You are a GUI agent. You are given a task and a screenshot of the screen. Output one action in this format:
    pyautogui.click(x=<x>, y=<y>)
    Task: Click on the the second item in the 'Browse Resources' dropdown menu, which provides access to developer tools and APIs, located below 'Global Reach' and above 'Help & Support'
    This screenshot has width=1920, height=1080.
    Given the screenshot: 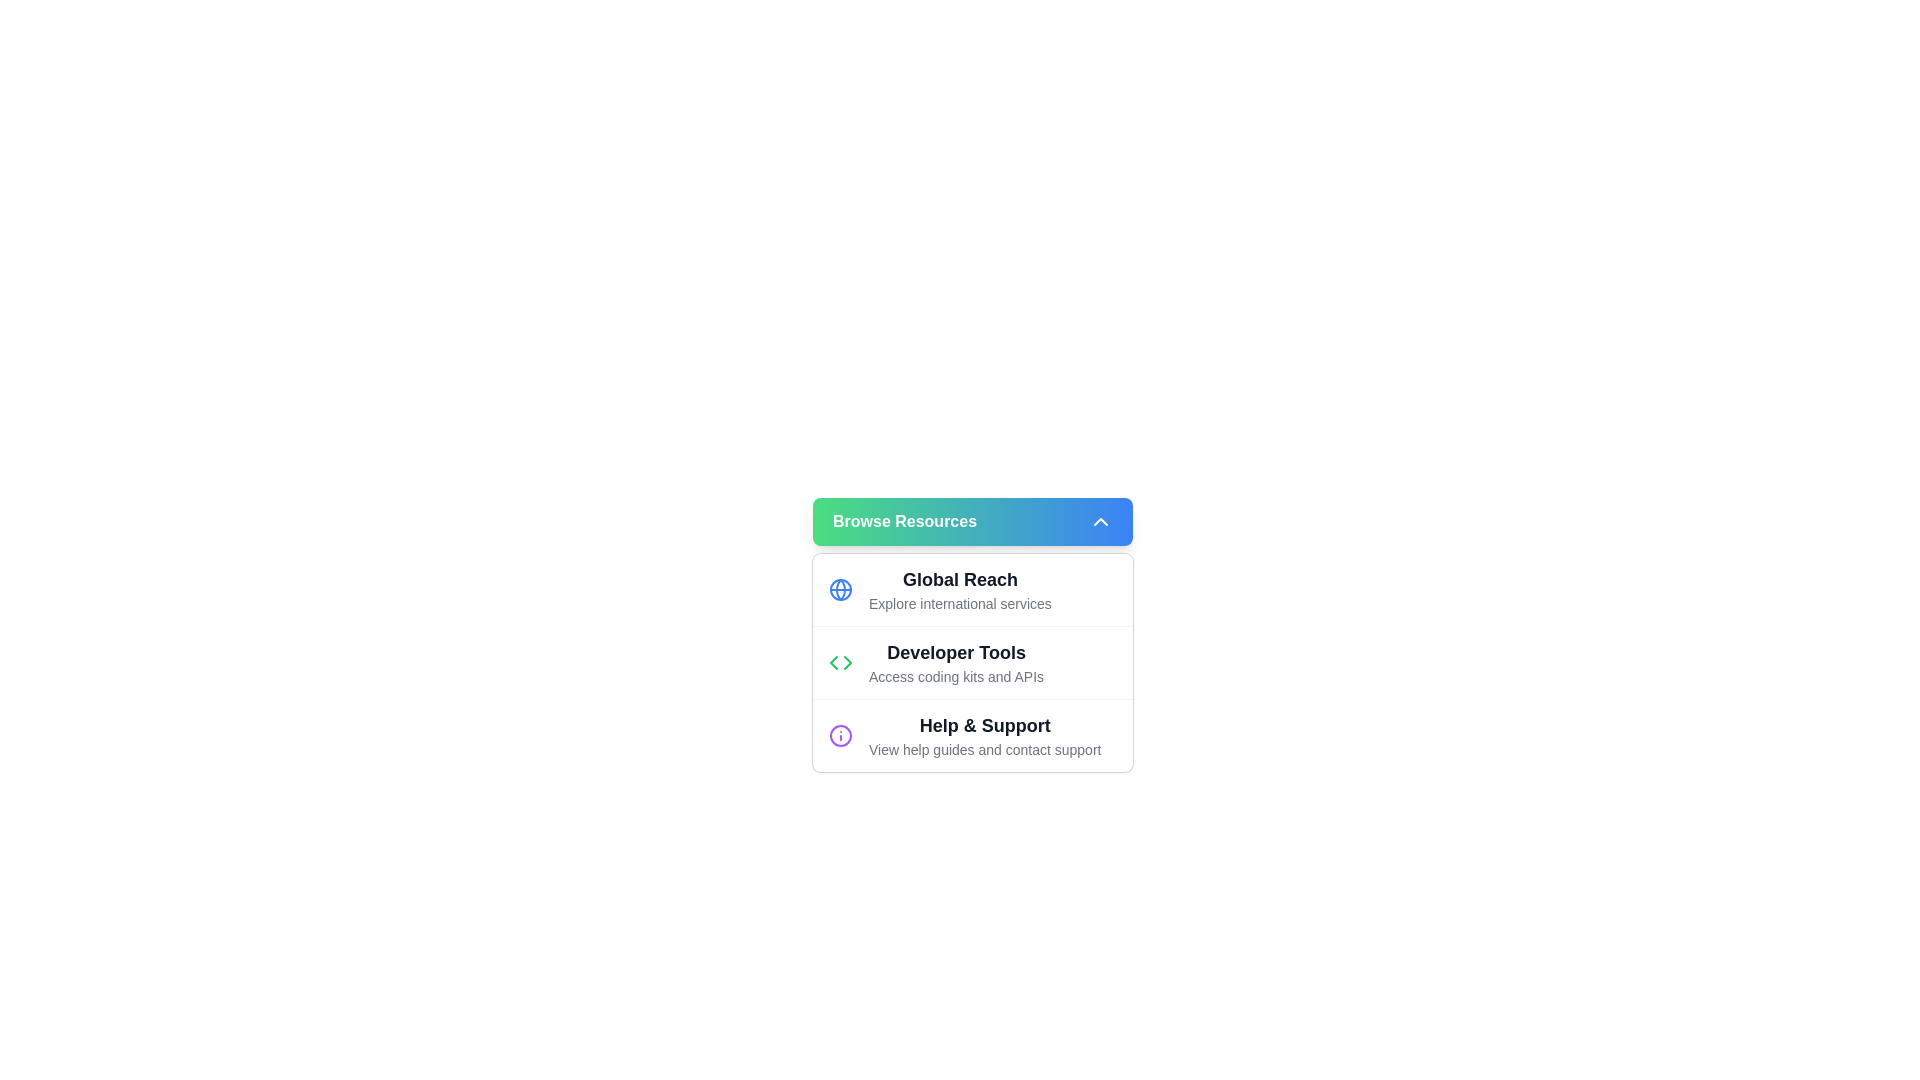 What is the action you would take?
    pyautogui.click(x=973, y=663)
    